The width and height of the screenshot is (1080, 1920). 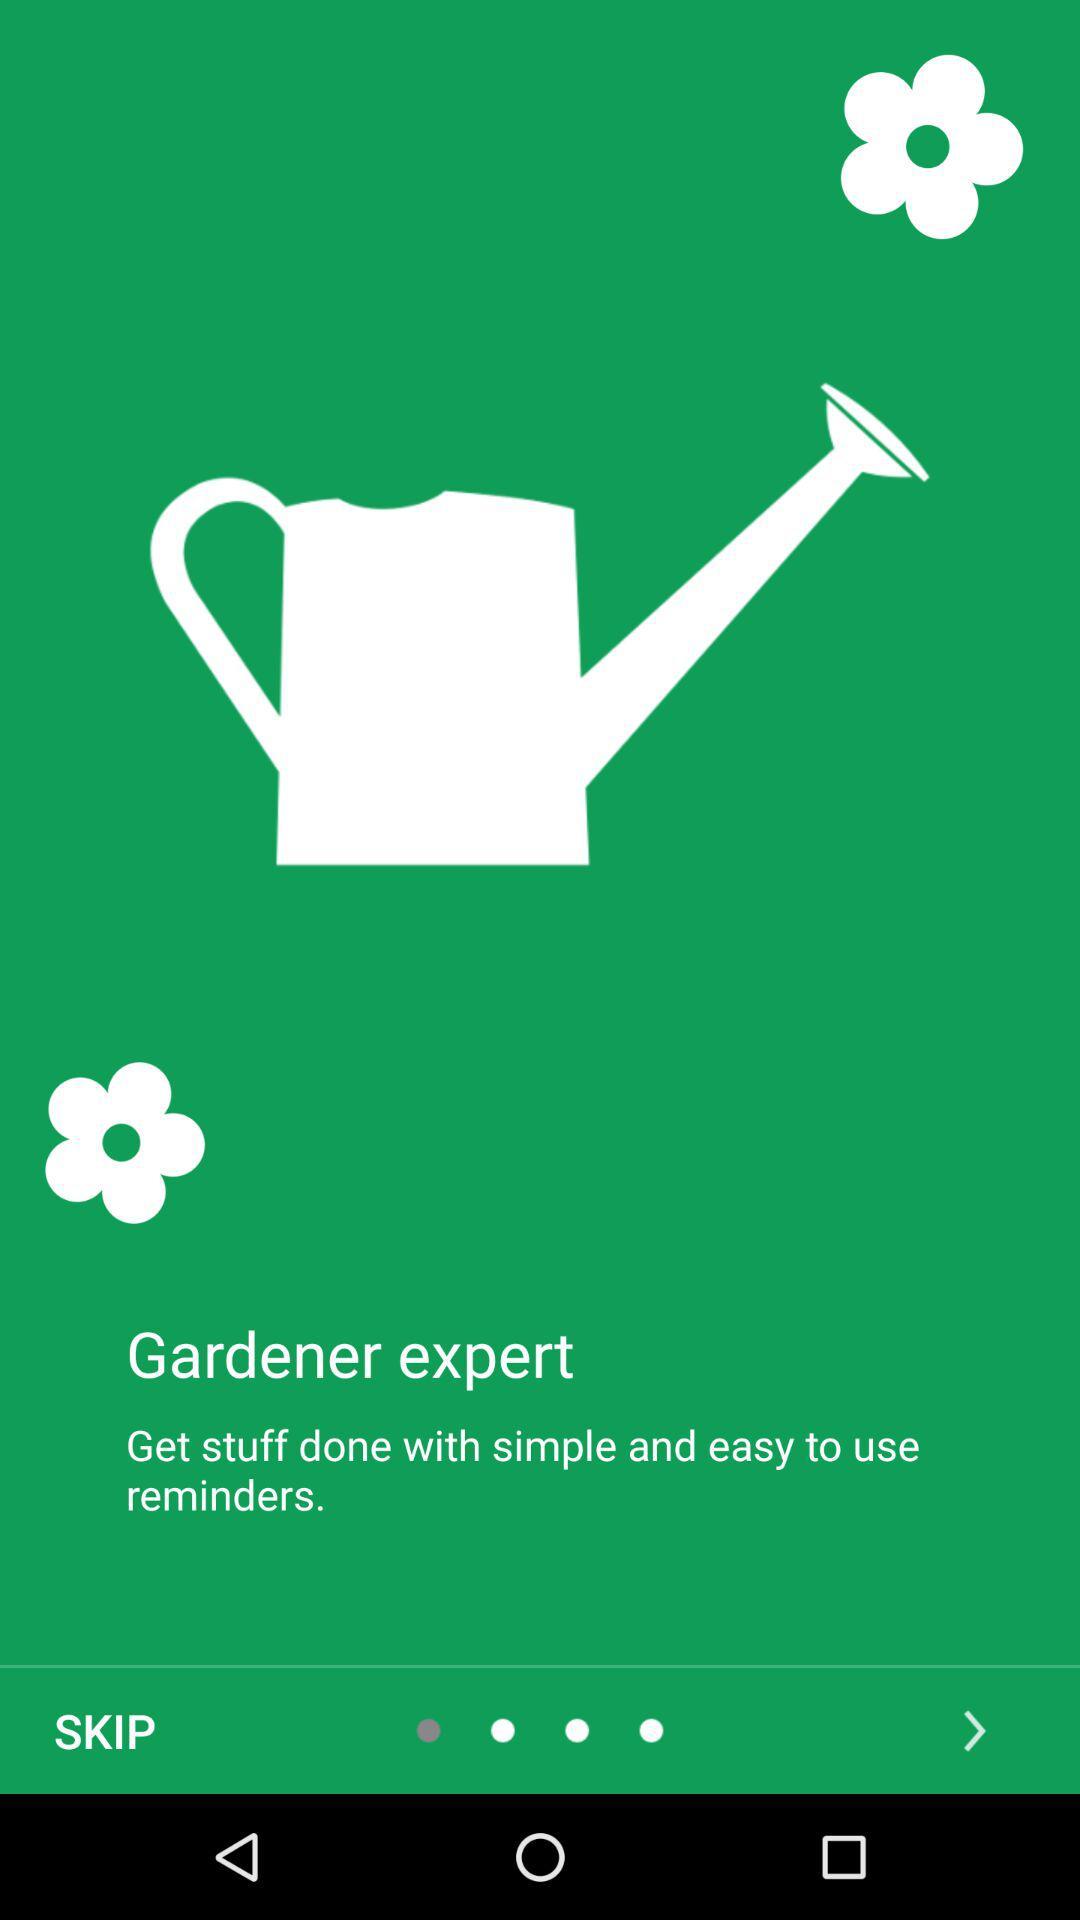 What do you see at coordinates (974, 1730) in the screenshot?
I see `the arrow_forward icon` at bounding box center [974, 1730].